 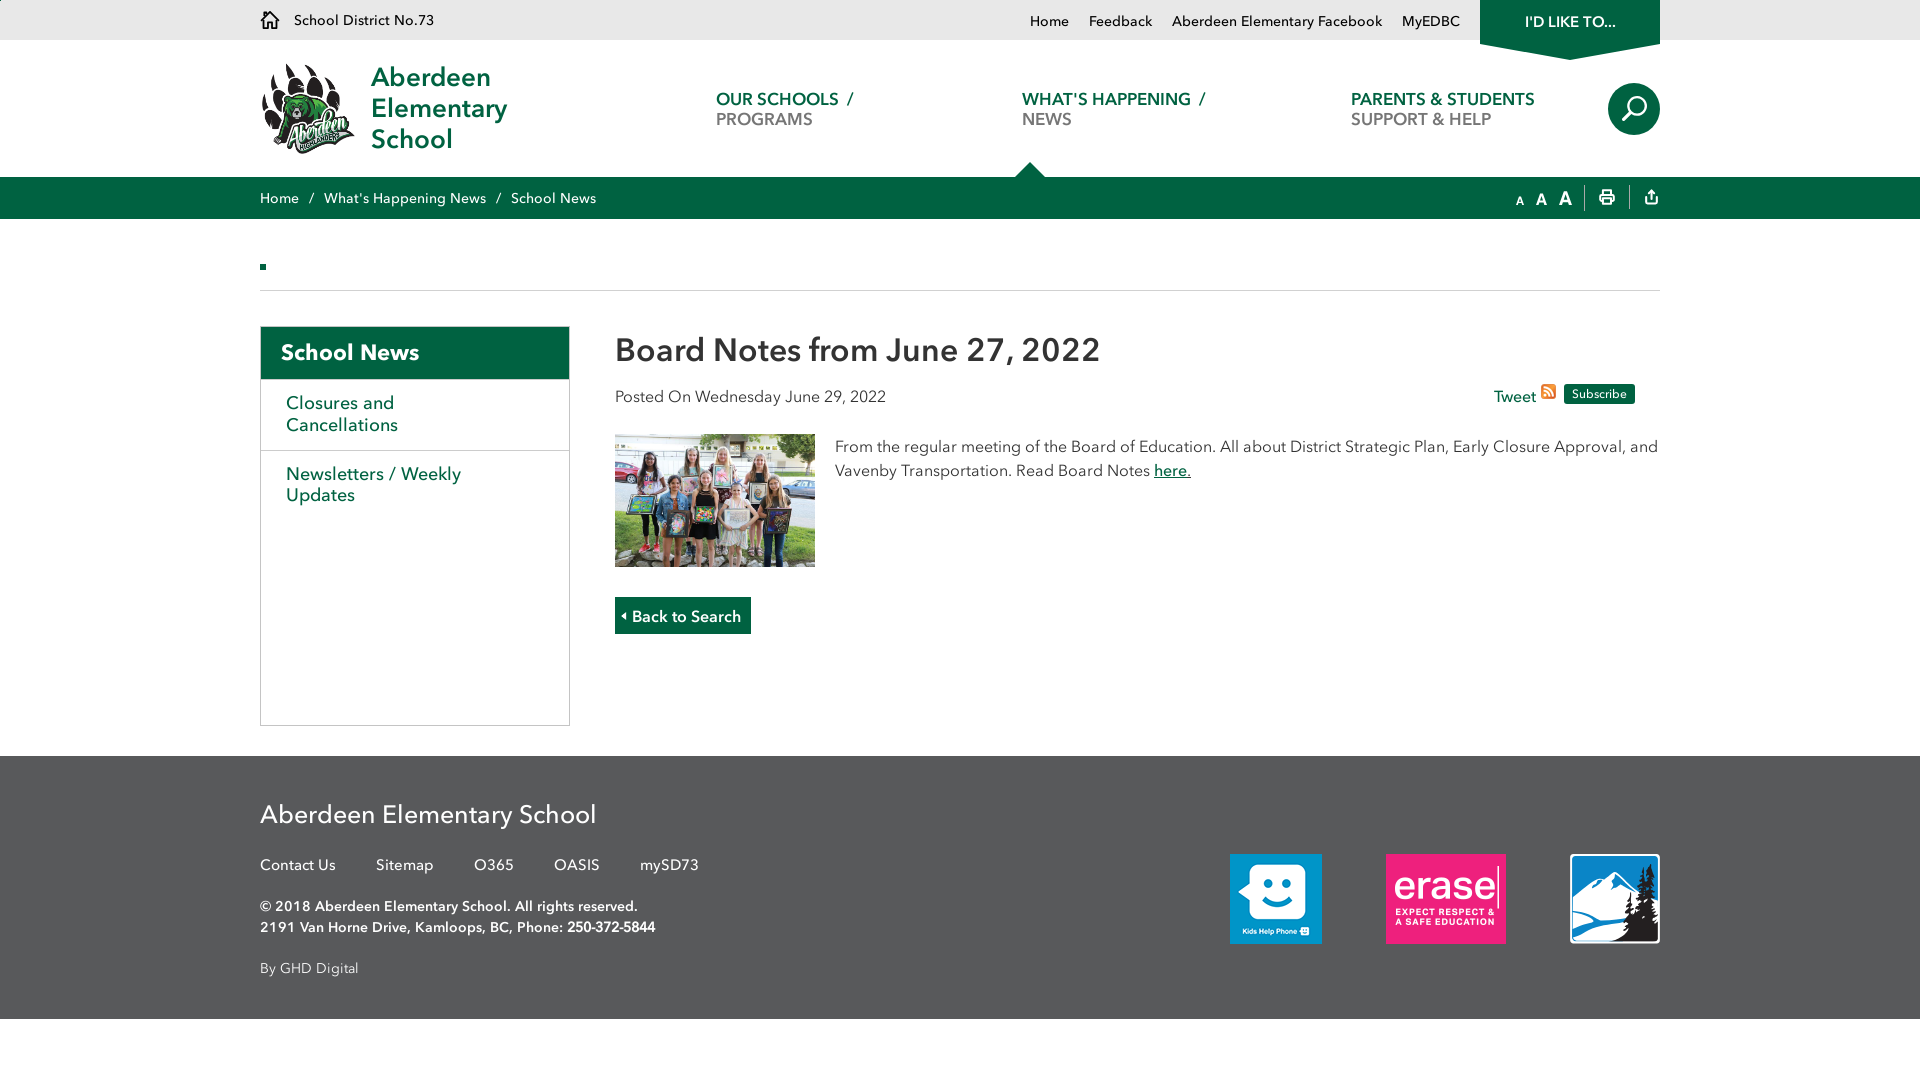 I want to click on 'Feedback', so click(x=1109, y=21).